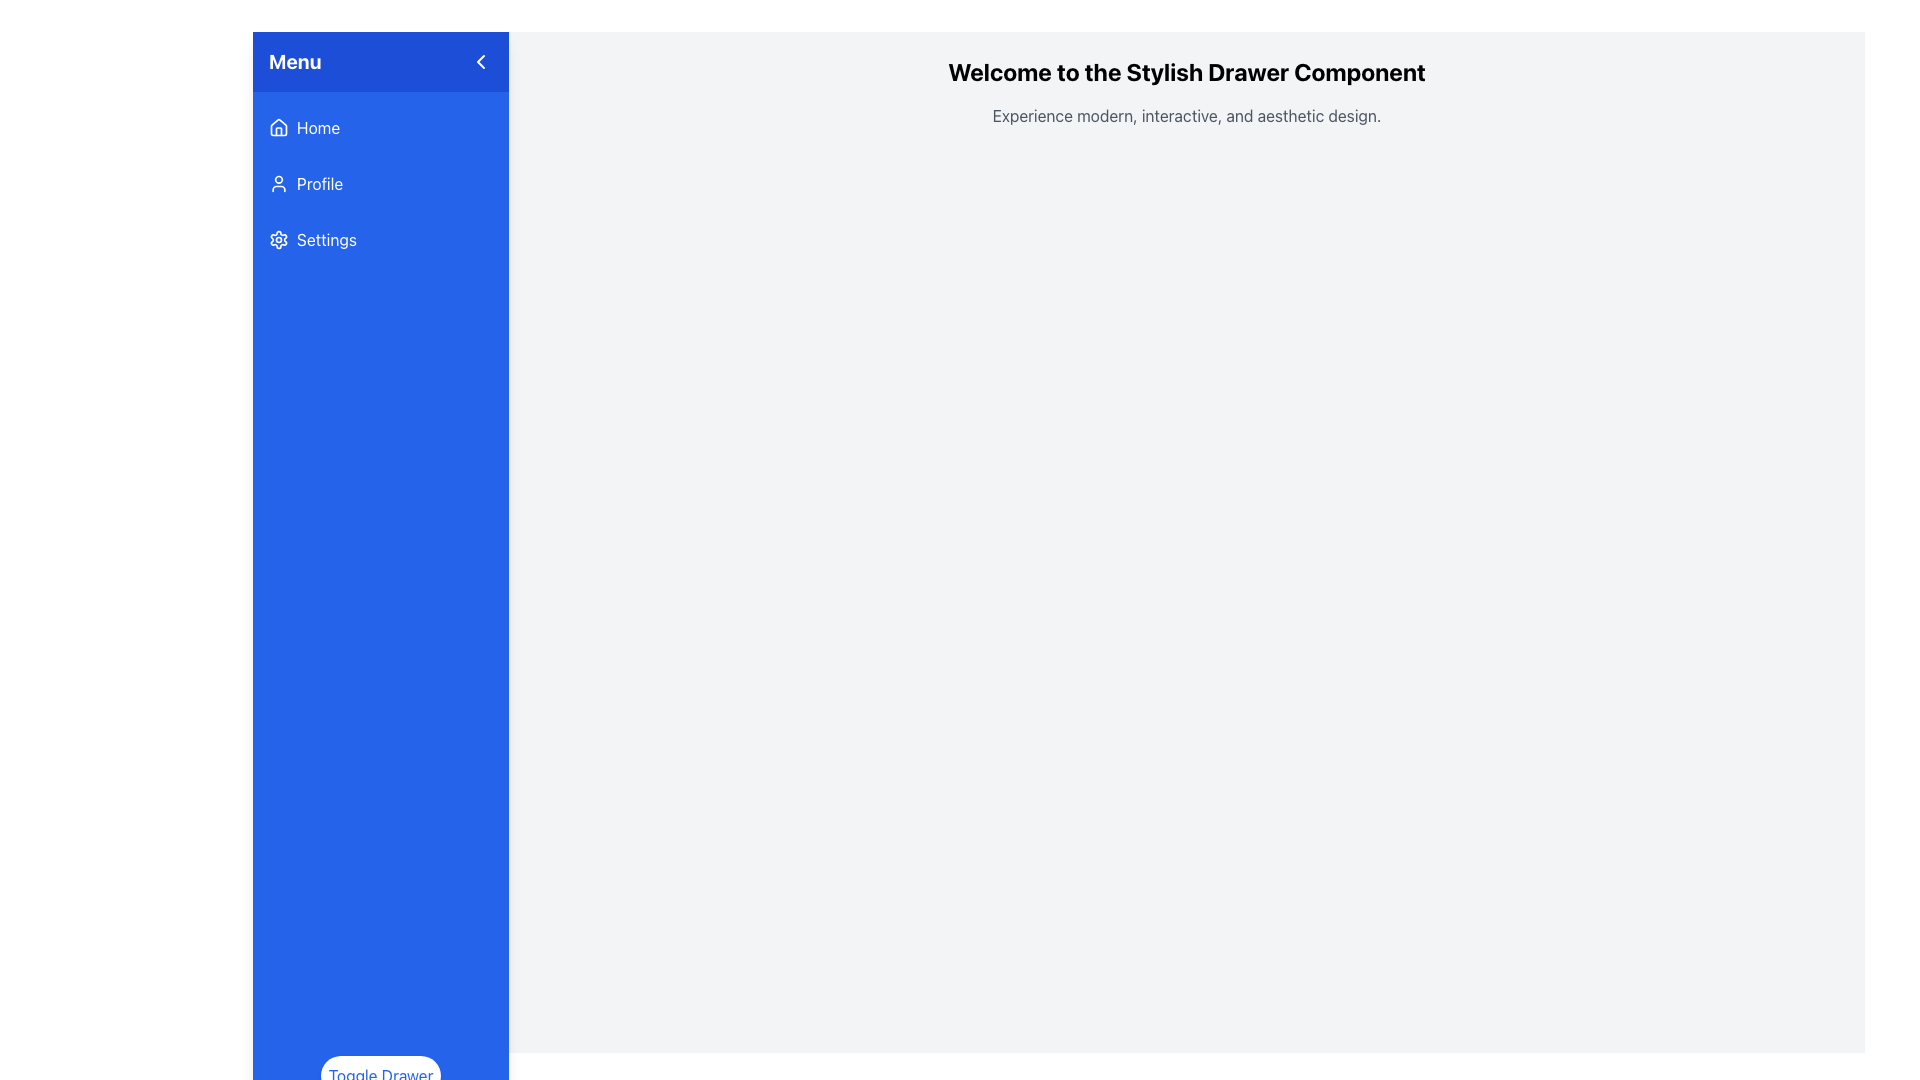  I want to click on the 'Home' button at the top of the navigation menu, so click(380, 127).